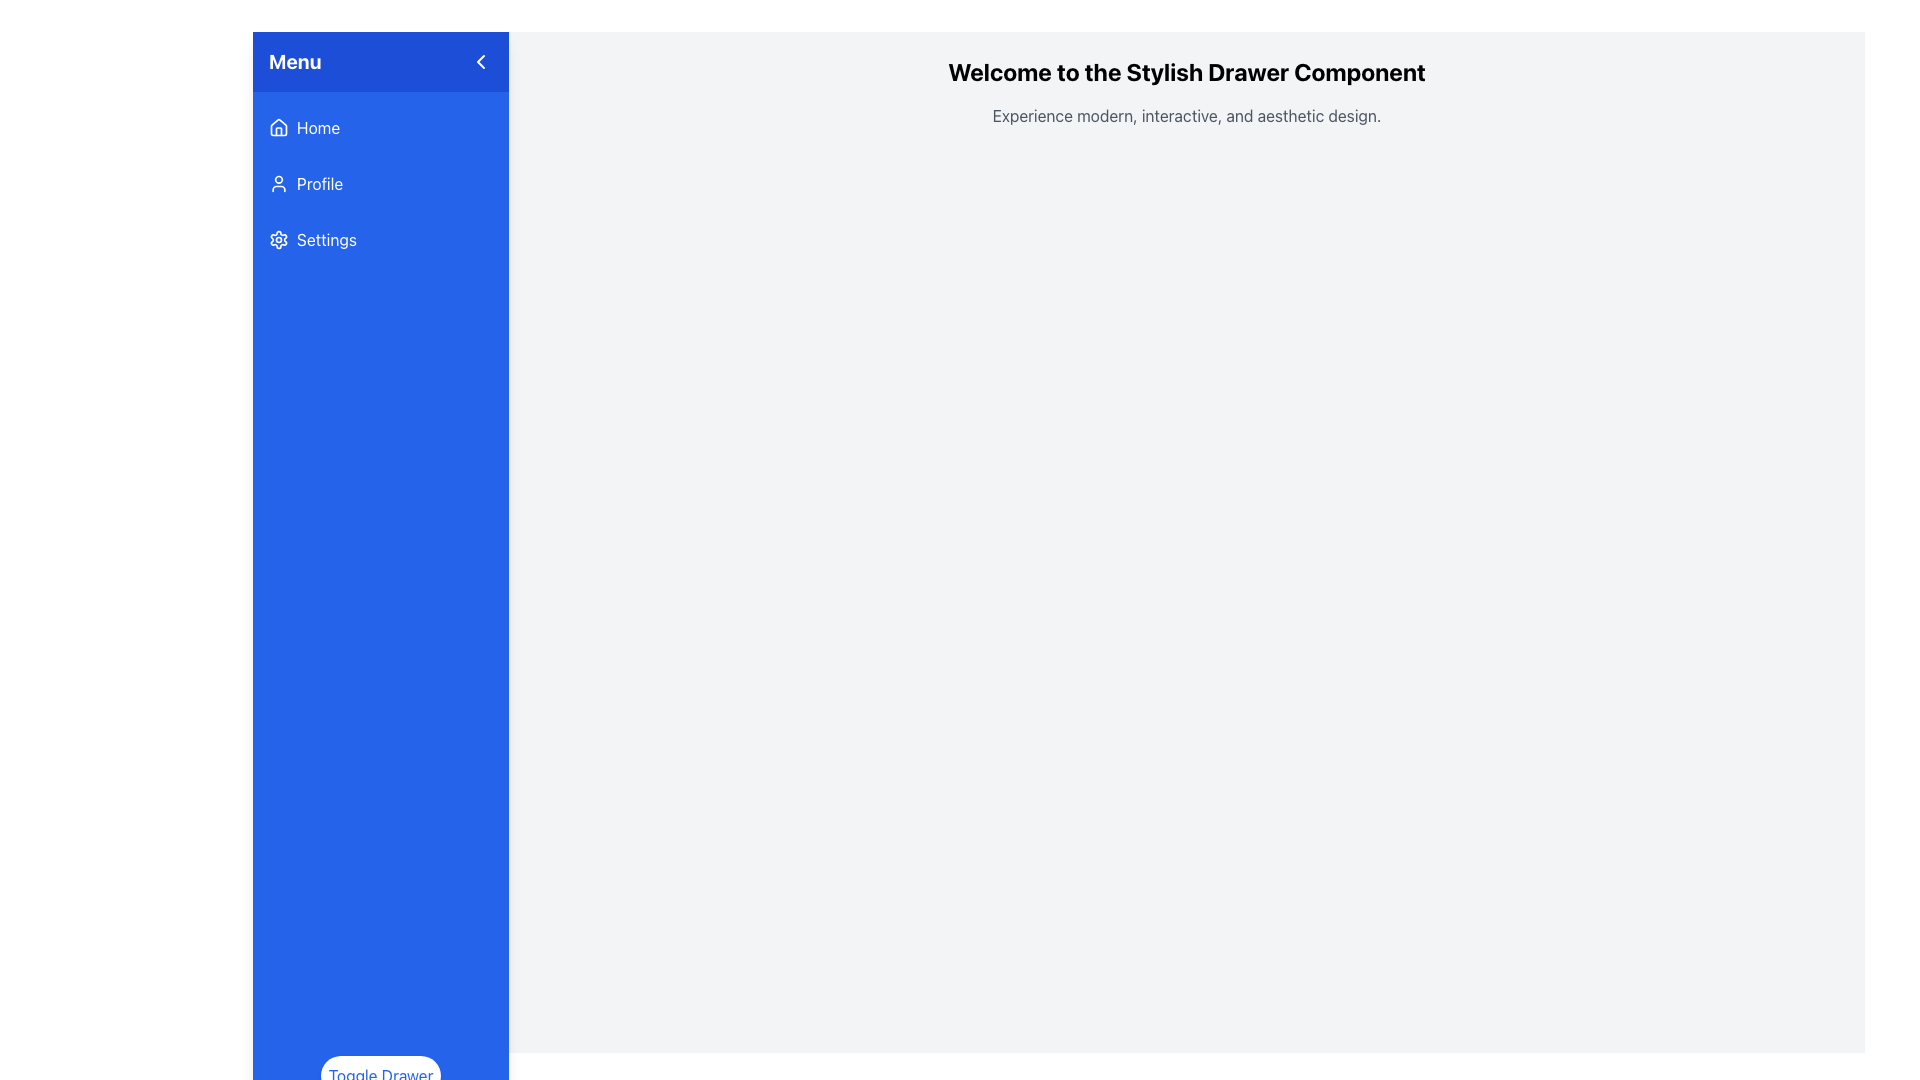  I want to click on the 'Home' button at the top of the navigation menu, so click(380, 127).